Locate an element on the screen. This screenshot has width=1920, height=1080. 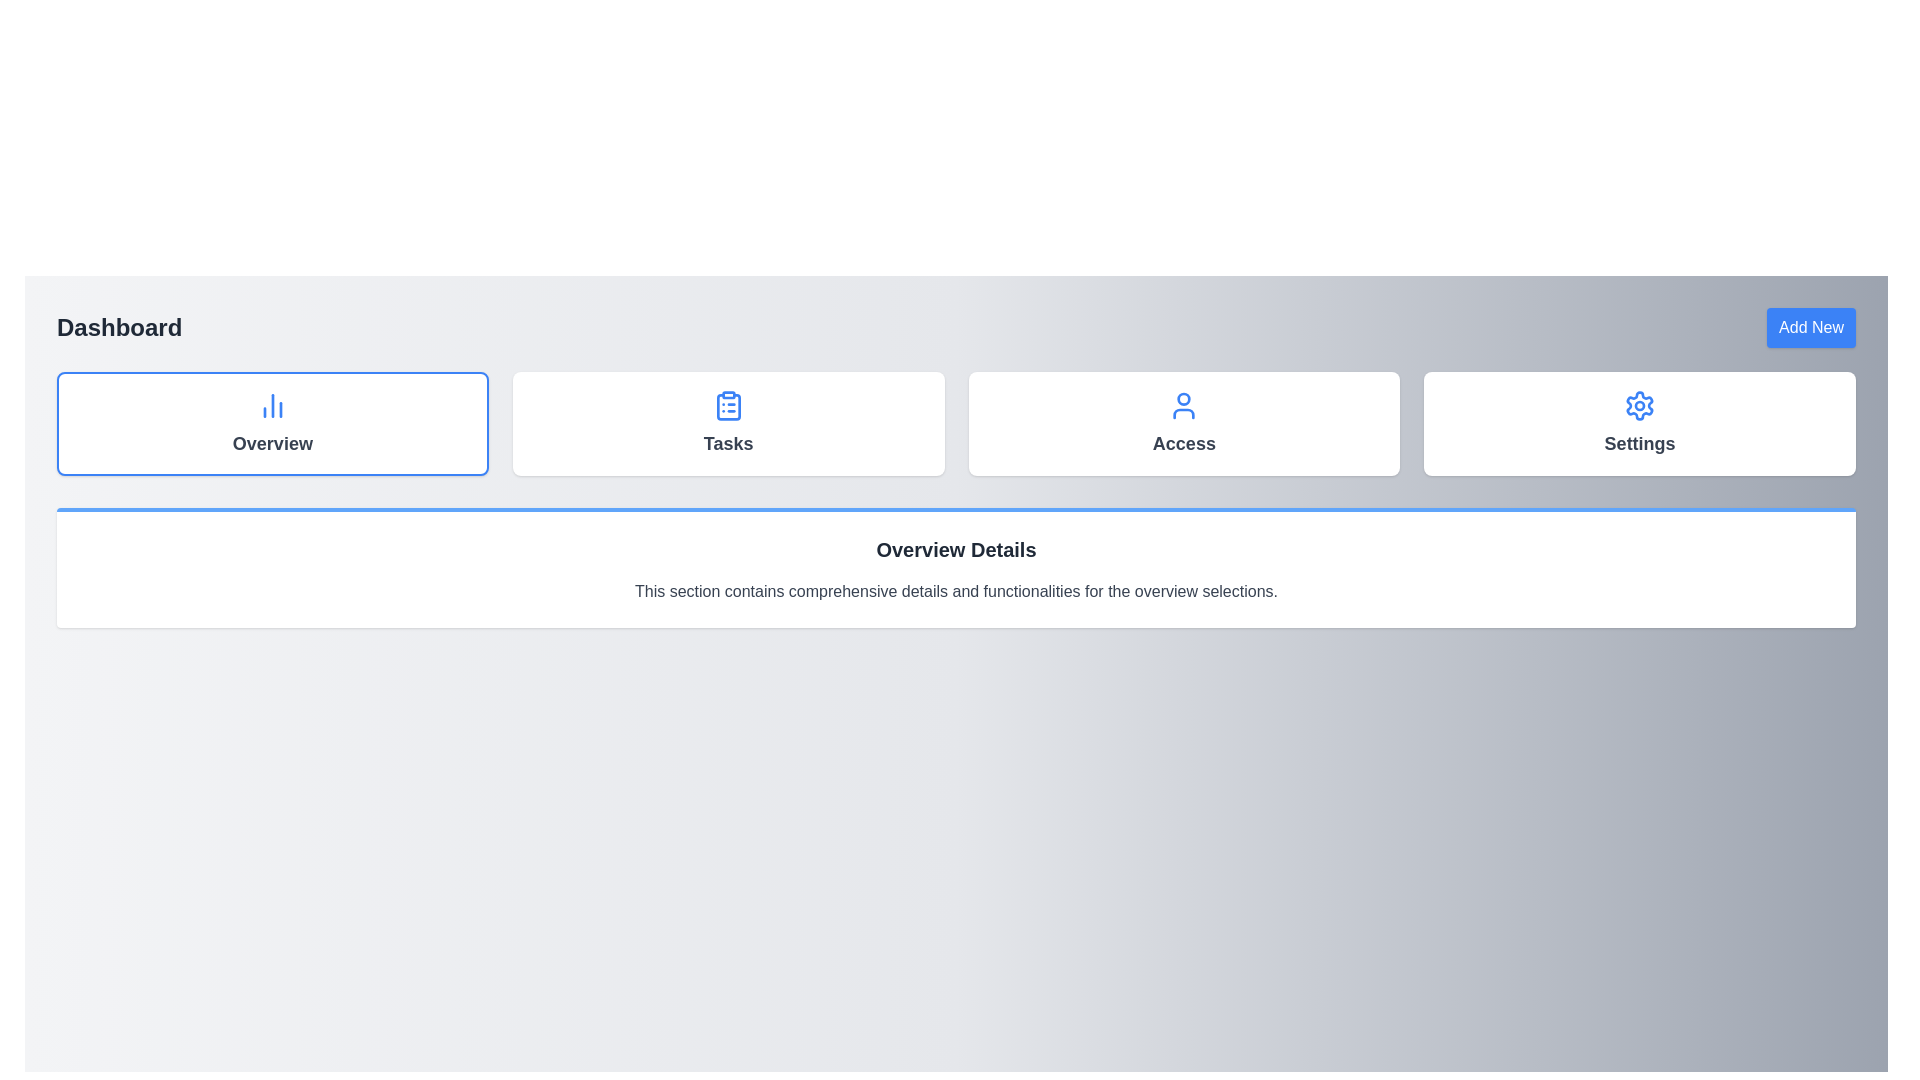
the blue user/profile icon located in the third quadrant of the top menu area, which is centered above the label 'Access' is located at coordinates (1184, 405).